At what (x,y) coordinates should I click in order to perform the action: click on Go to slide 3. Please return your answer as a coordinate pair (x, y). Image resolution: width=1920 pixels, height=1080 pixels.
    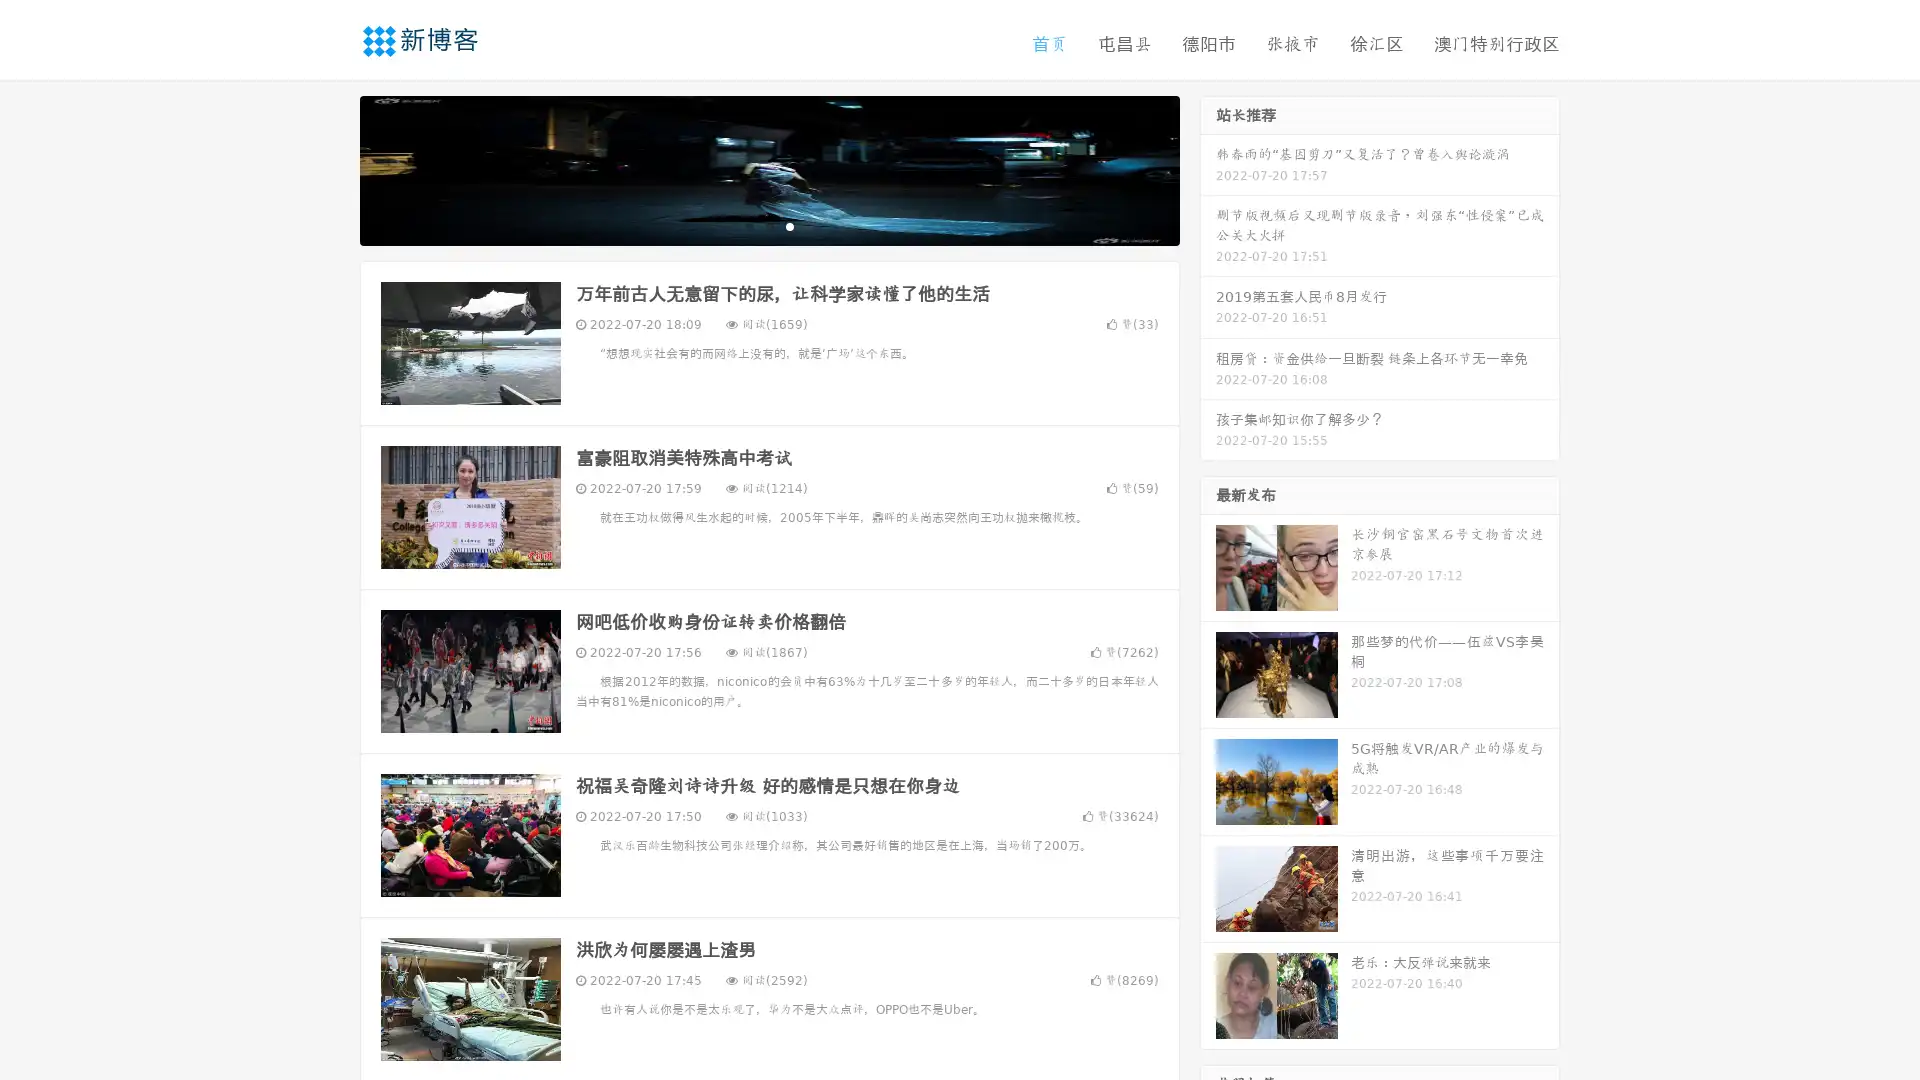
    Looking at the image, I should click on (789, 225).